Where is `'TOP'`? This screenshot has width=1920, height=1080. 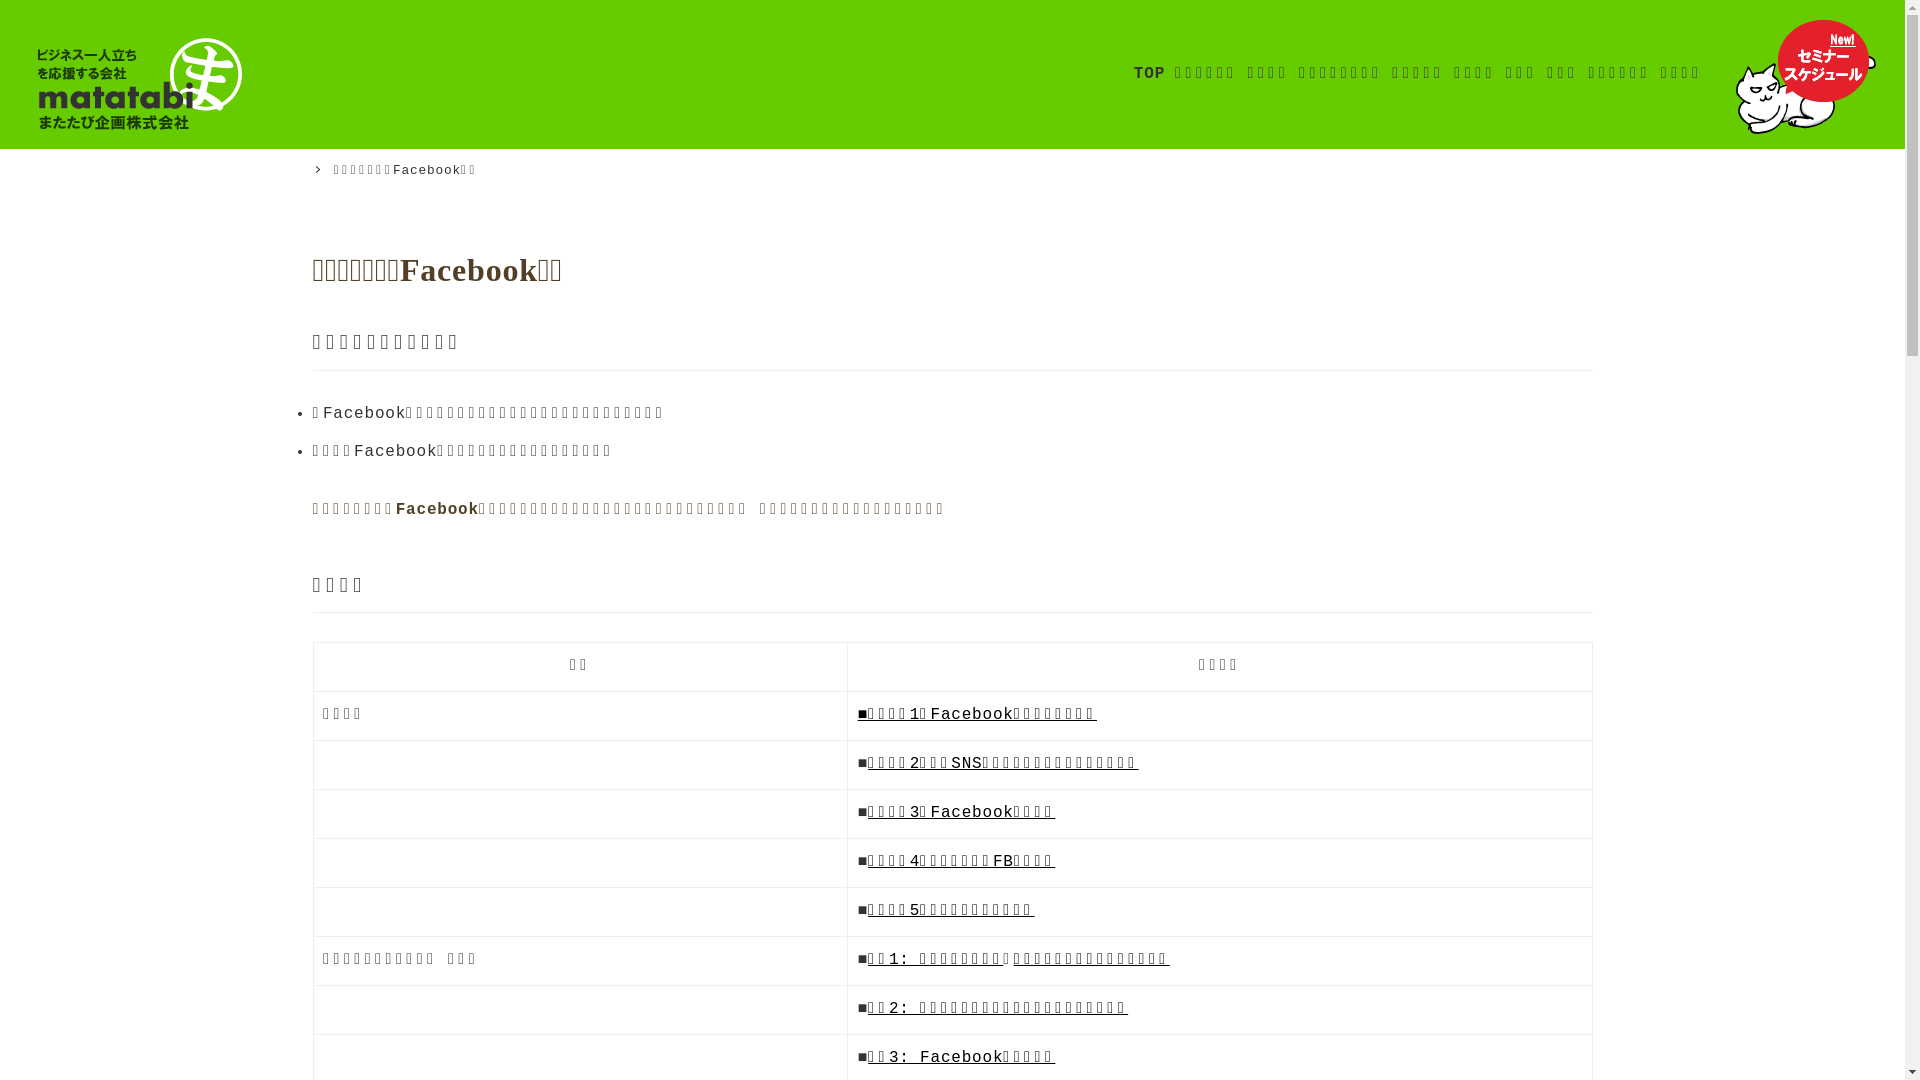 'TOP' is located at coordinates (1128, 73).